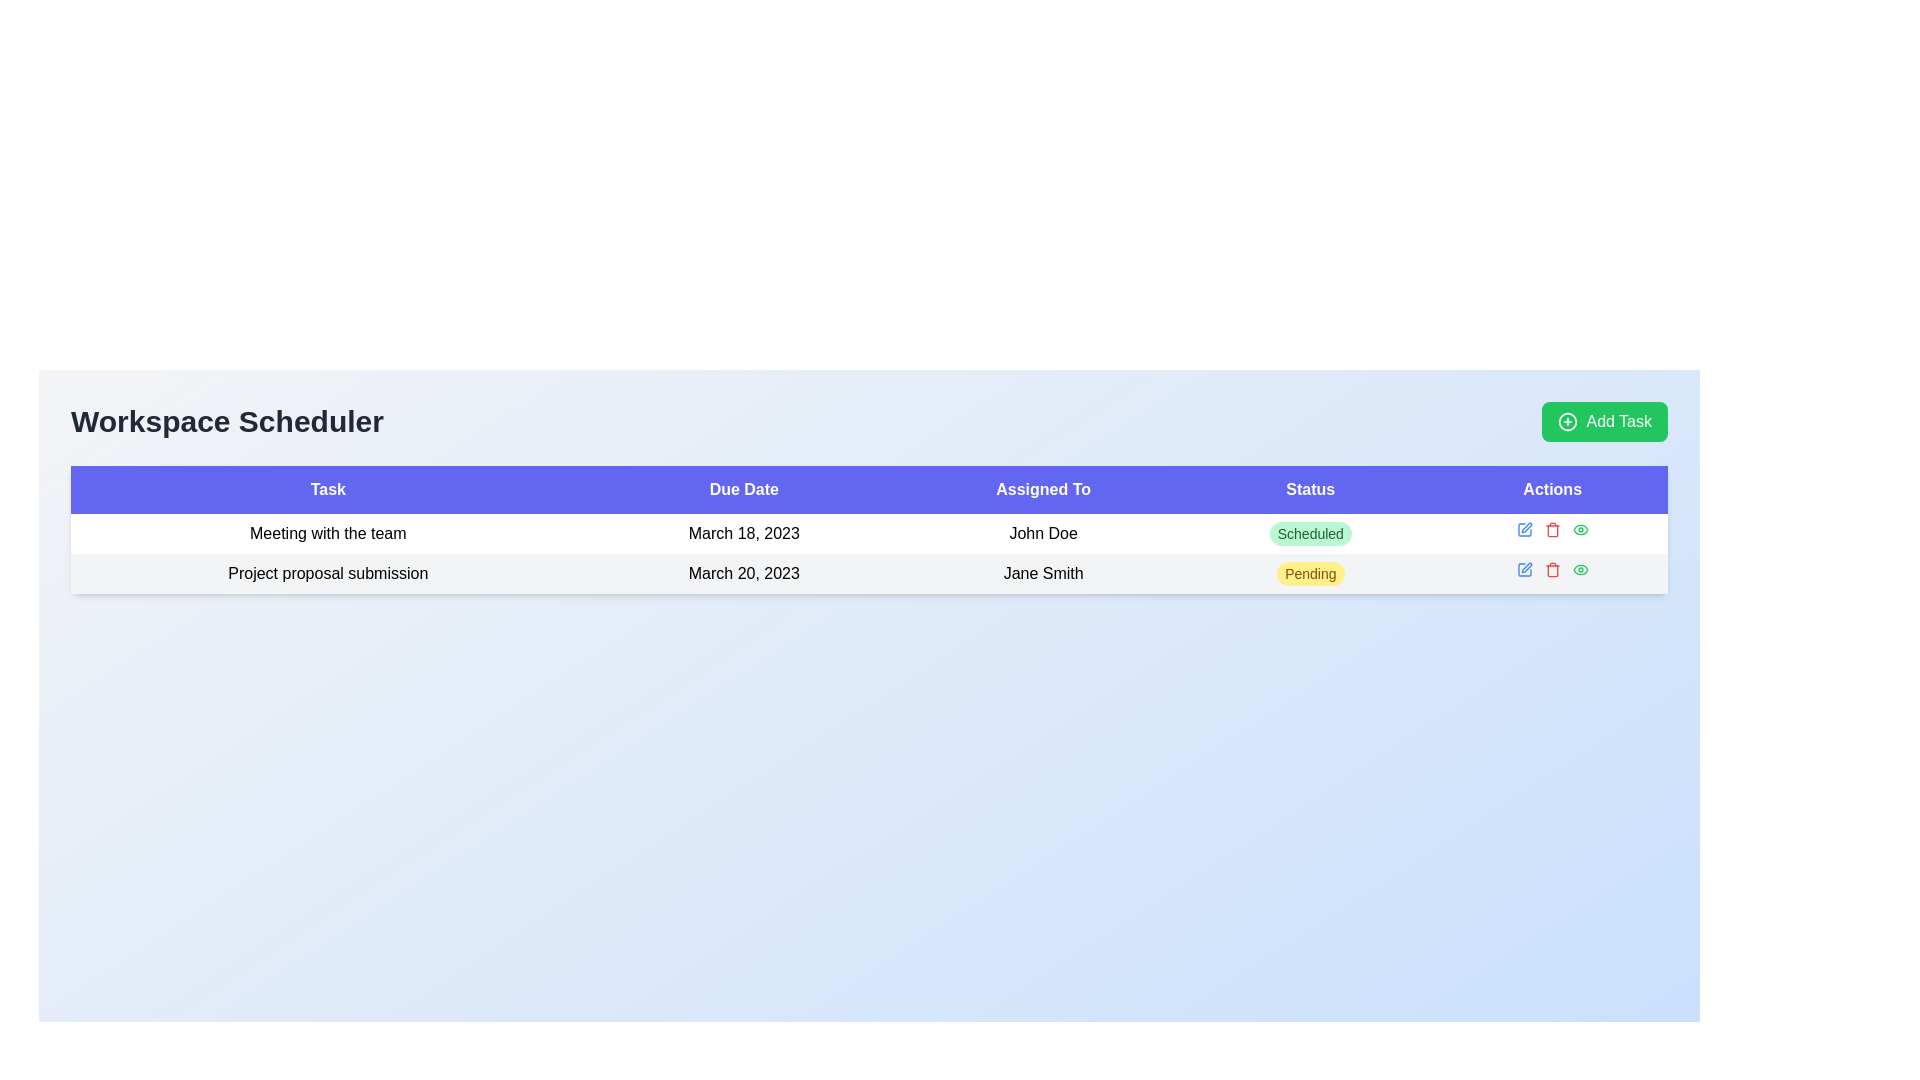 This screenshot has width=1920, height=1080. What do you see at coordinates (1523, 528) in the screenshot?
I see `the pen icon button located in the 'Actions' column of the second row in the table to initiate editing` at bounding box center [1523, 528].